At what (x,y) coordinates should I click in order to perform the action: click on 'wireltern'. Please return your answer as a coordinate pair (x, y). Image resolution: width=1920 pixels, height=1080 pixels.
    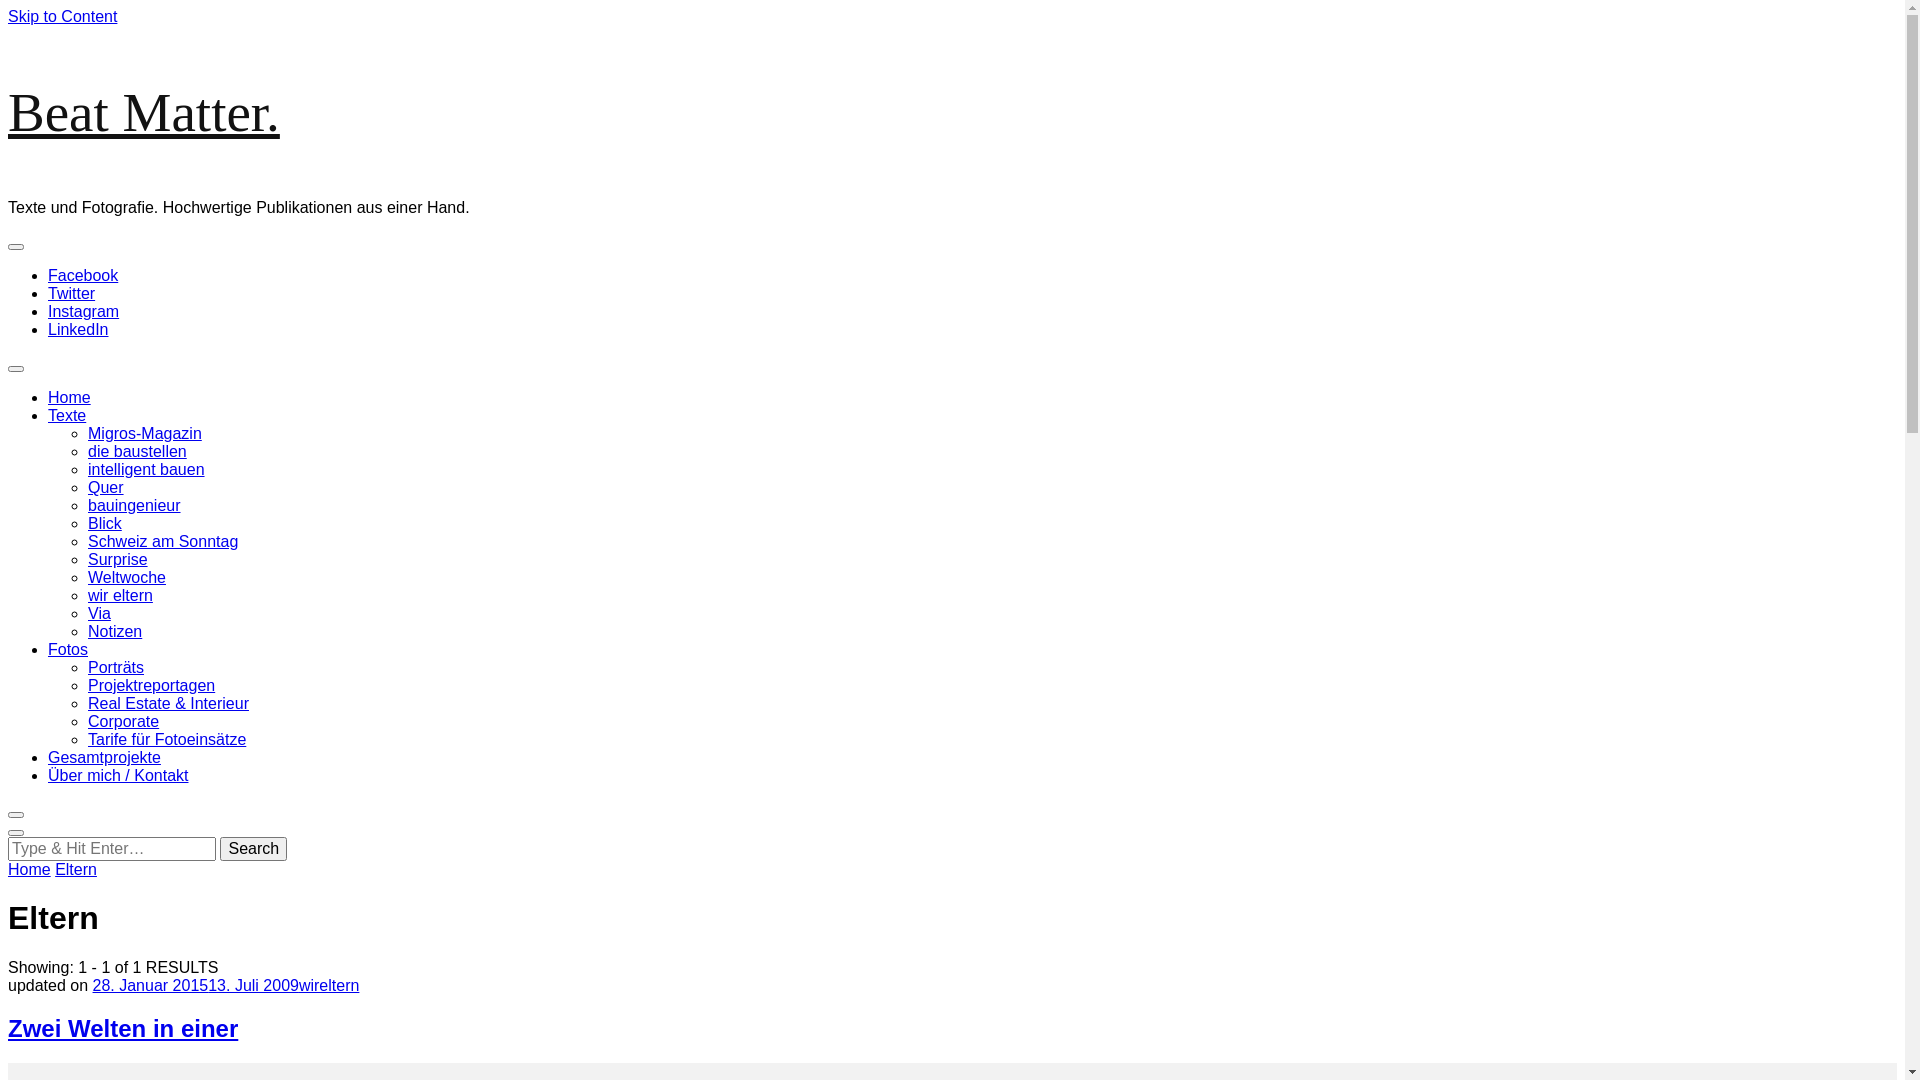
    Looking at the image, I should click on (297, 984).